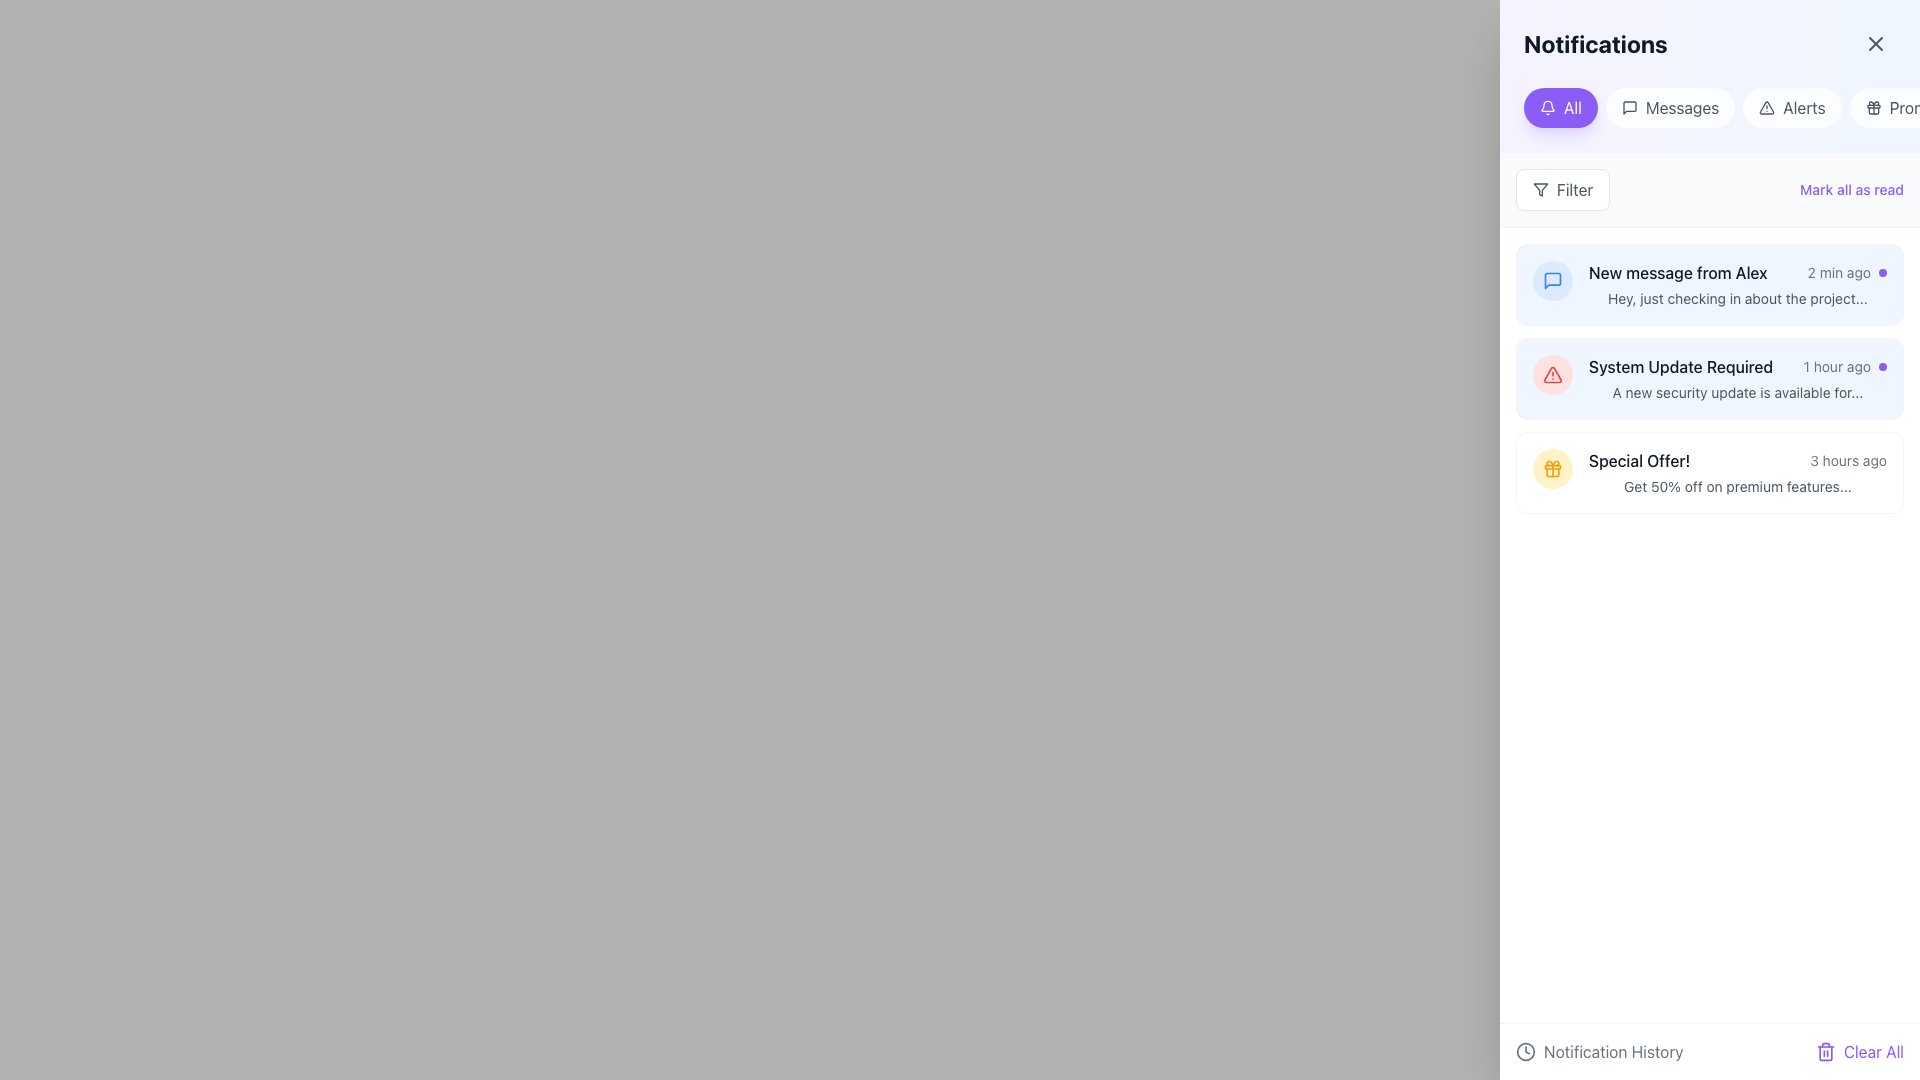 Image resolution: width=1920 pixels, height=1080 pixels. I want to click on the clear-all button for notifications located at the far-right position of the bottom horizontal bar, so click(1858, 1051).